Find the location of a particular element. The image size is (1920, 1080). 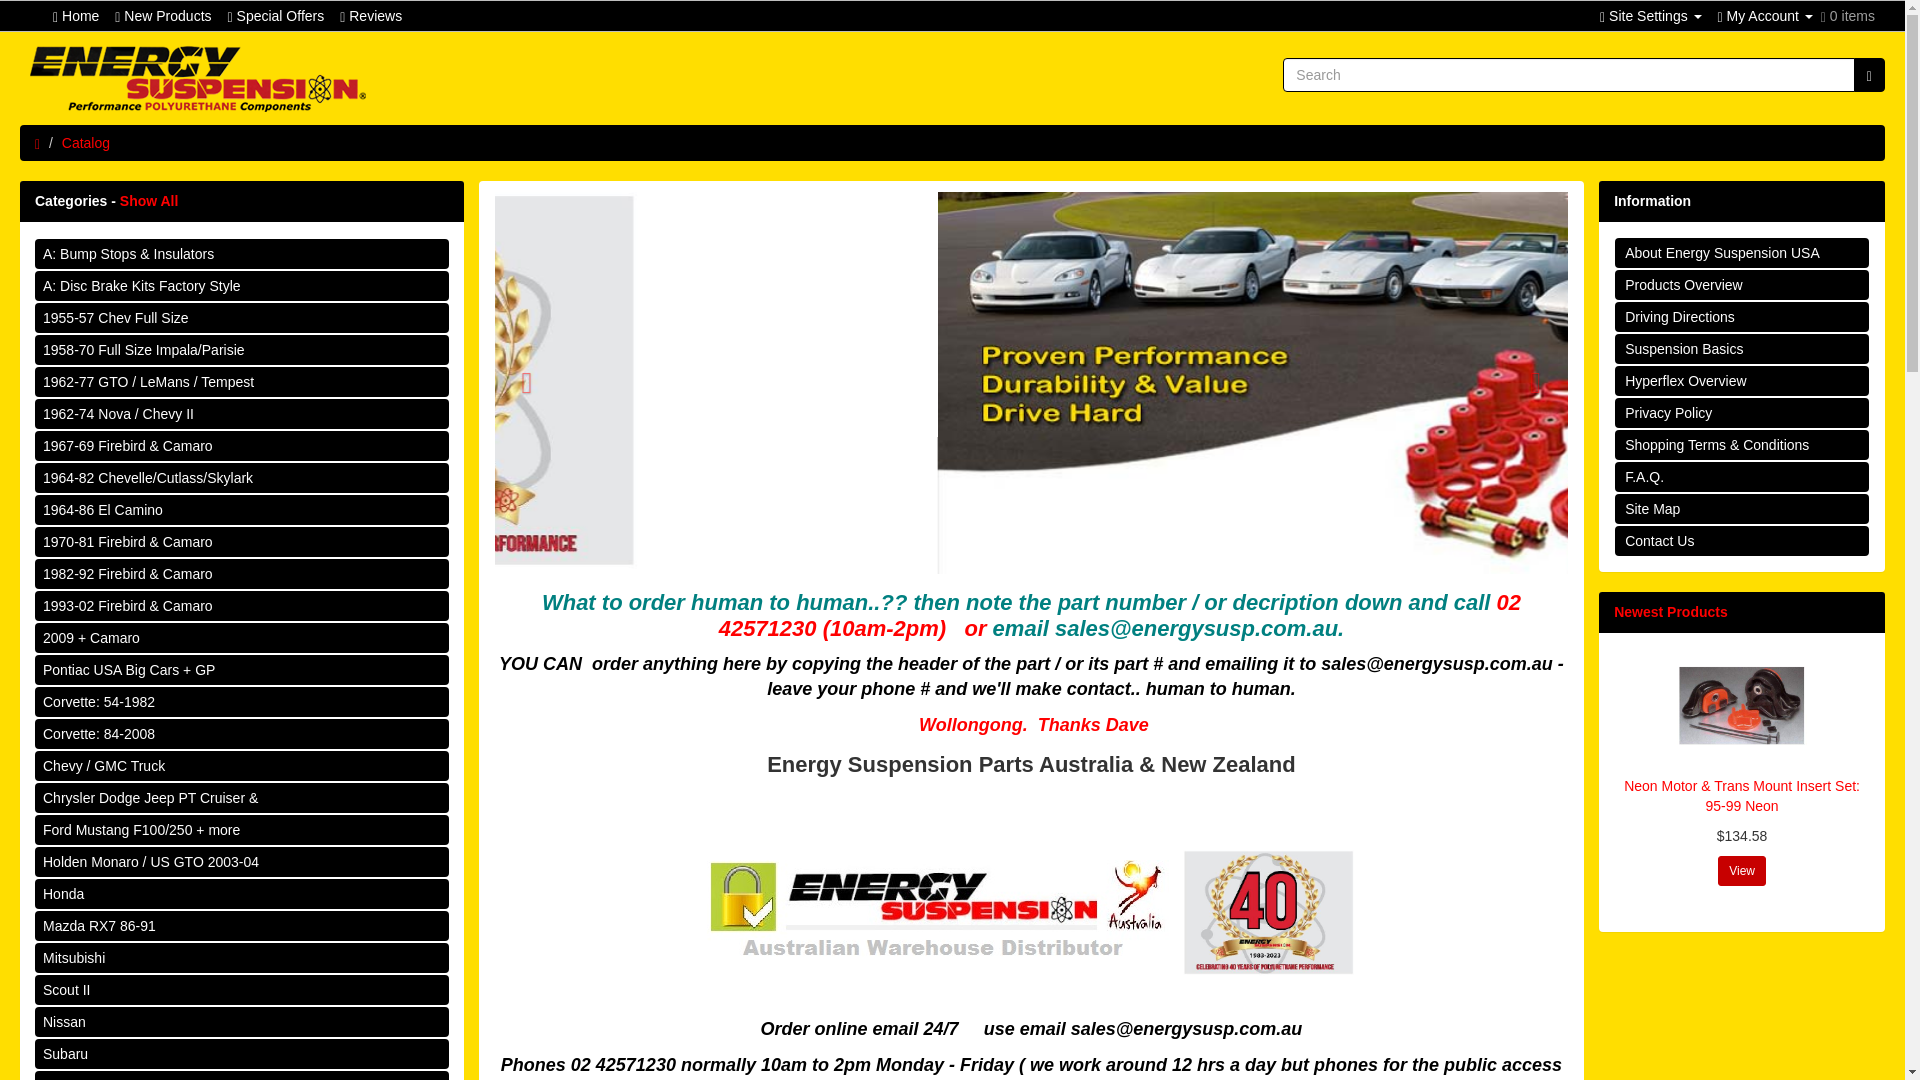

'My Account' is located at coordinates (1765, 15).